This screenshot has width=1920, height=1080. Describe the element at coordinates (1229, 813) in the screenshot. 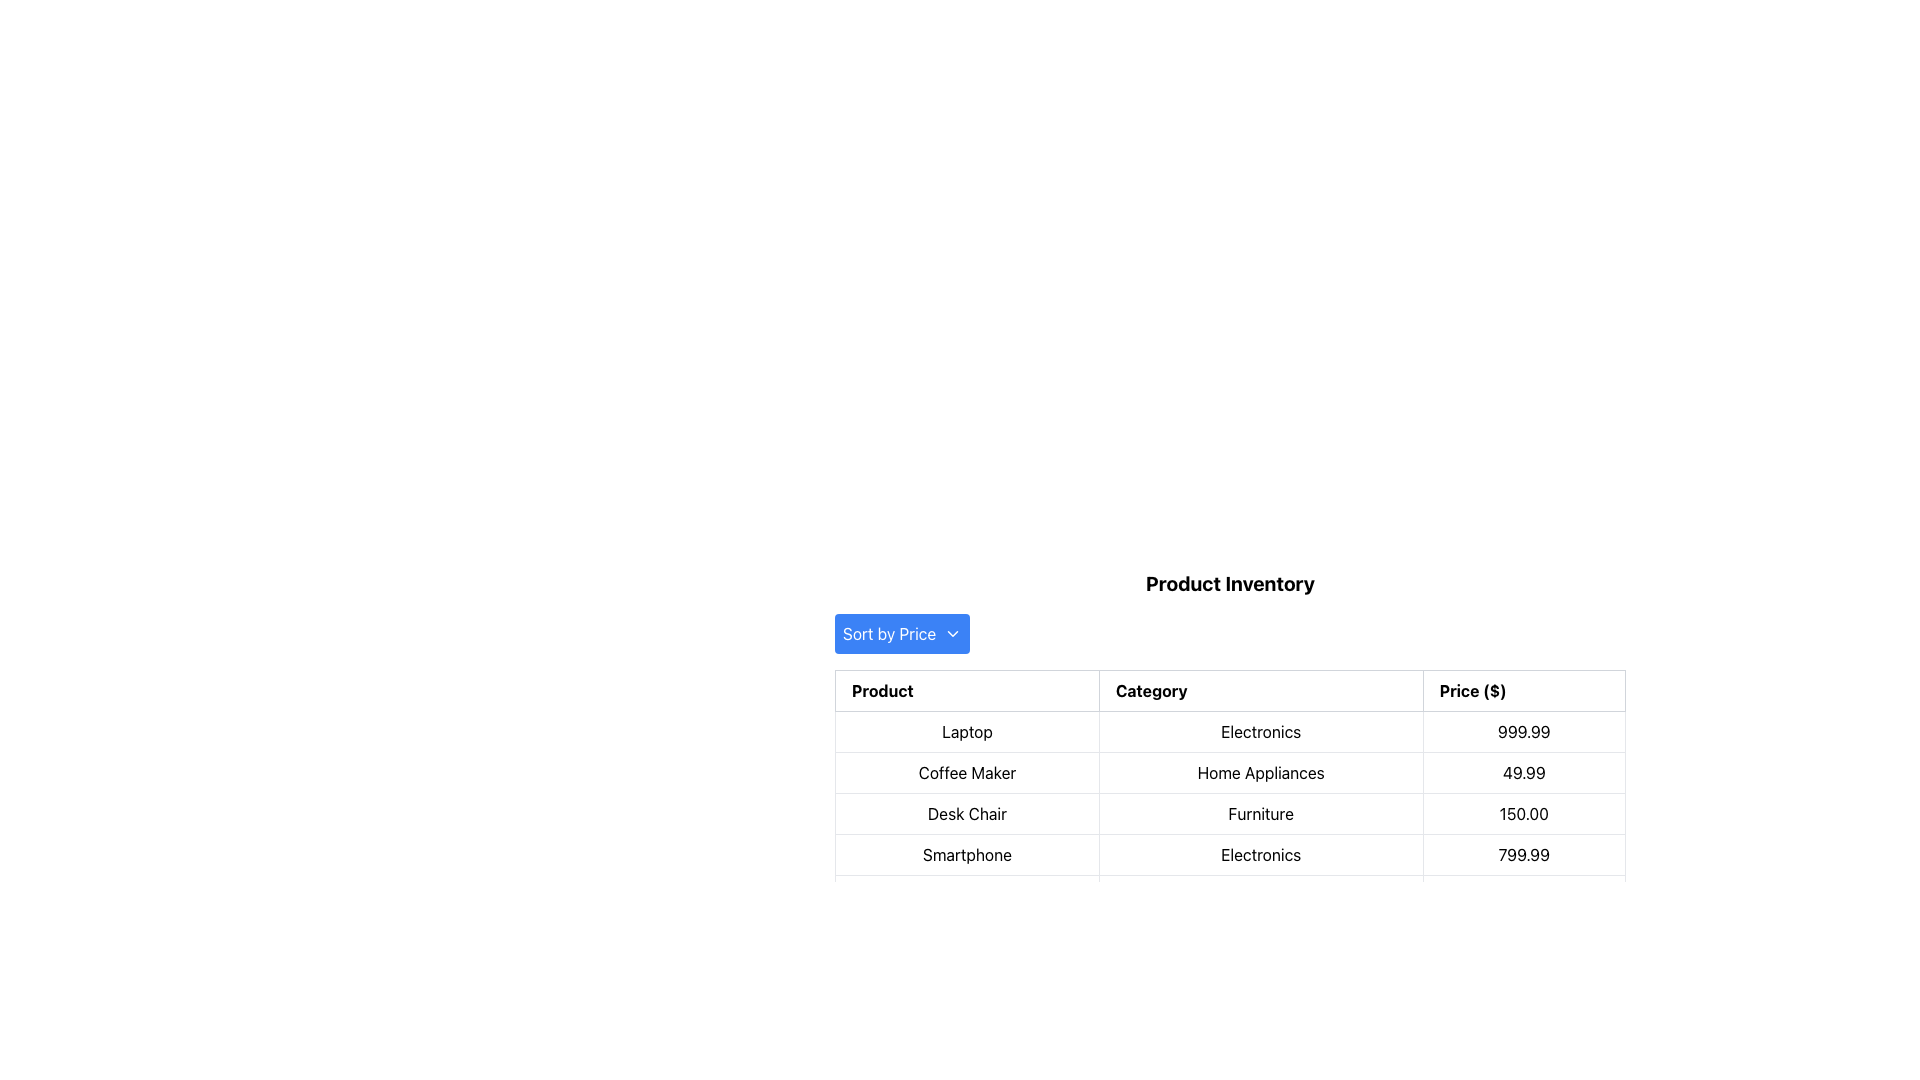

I see `the details displayed in the third row of the product inventory table, which includes information about the 'Desk Chair', its category 'Furniture', and price '150.00'` at that location.